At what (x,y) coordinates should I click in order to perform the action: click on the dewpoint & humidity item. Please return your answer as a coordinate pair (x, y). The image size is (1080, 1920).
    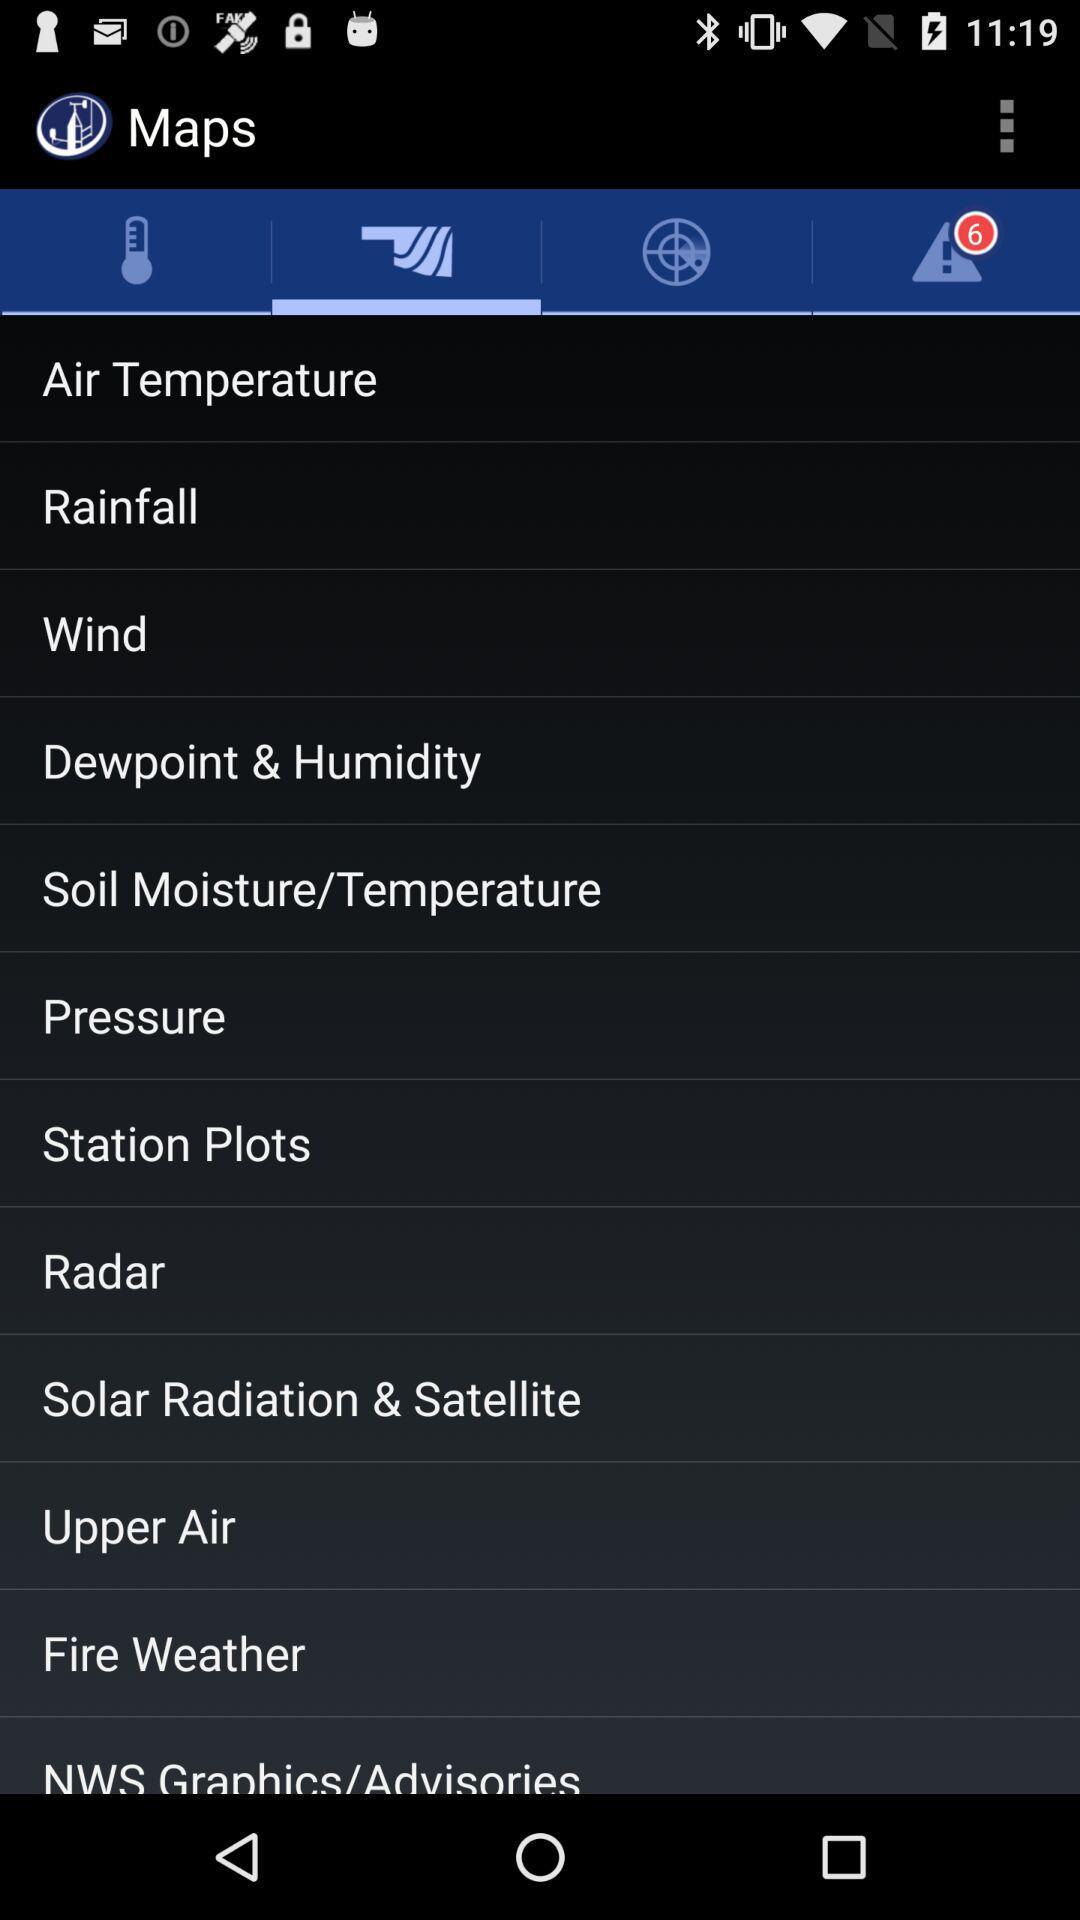
    Looking at the image, I should click on (540, 759).